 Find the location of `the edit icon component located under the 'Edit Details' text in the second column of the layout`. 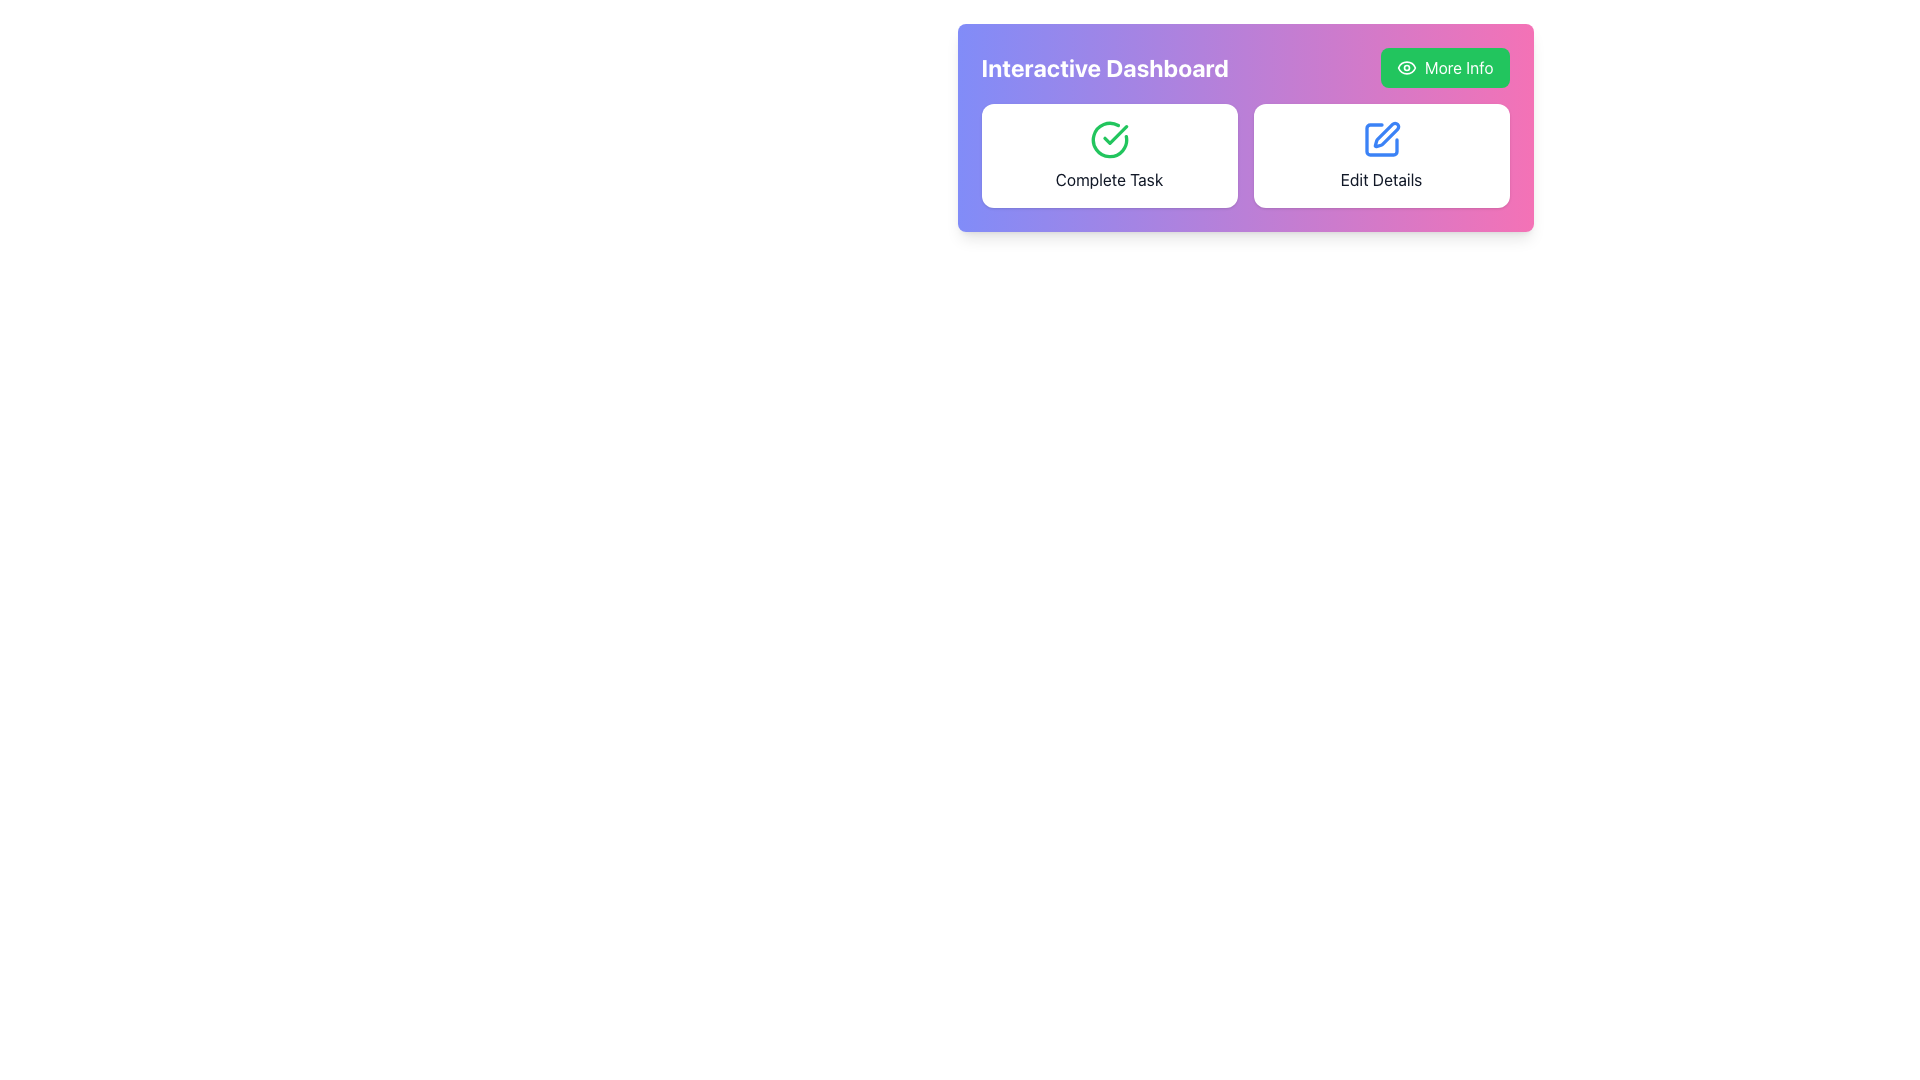

the edit icon component located under the 'Edit Details' text in the second column of the layout is located at coordinates (1385, 135).